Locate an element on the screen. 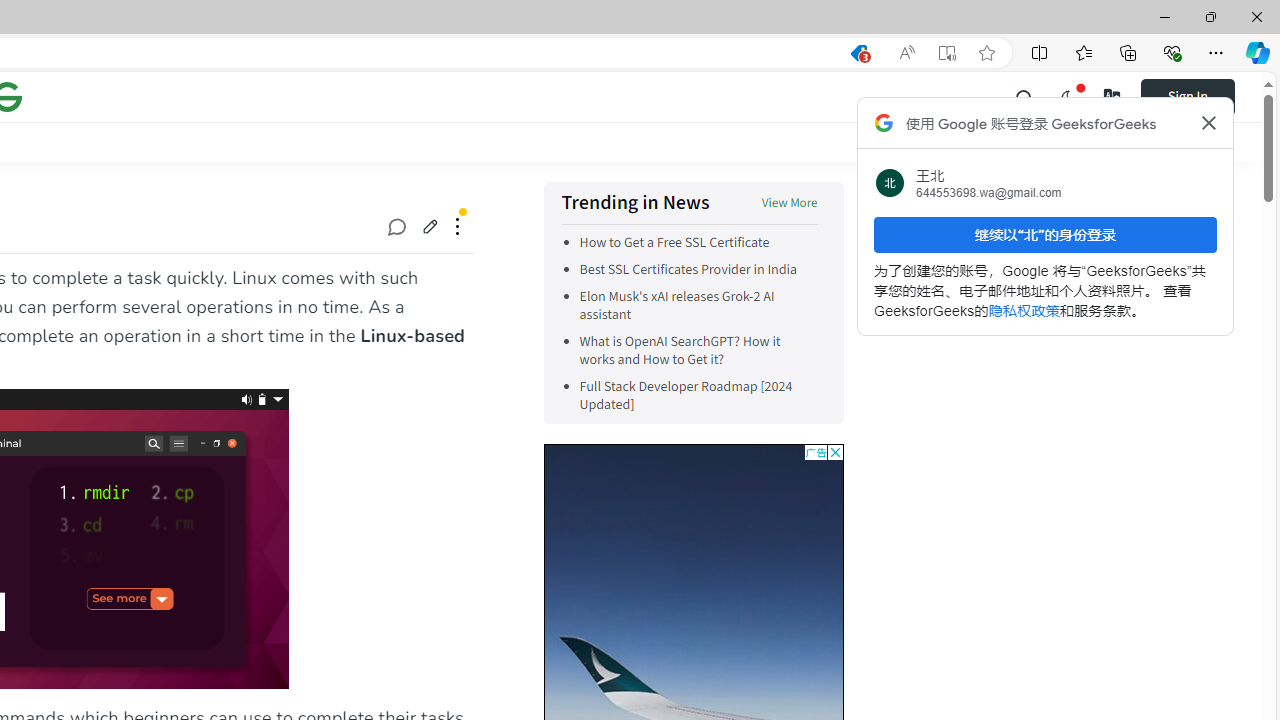  'How to Get a Free SSL Certificate' is located at coordinates (698, 242).